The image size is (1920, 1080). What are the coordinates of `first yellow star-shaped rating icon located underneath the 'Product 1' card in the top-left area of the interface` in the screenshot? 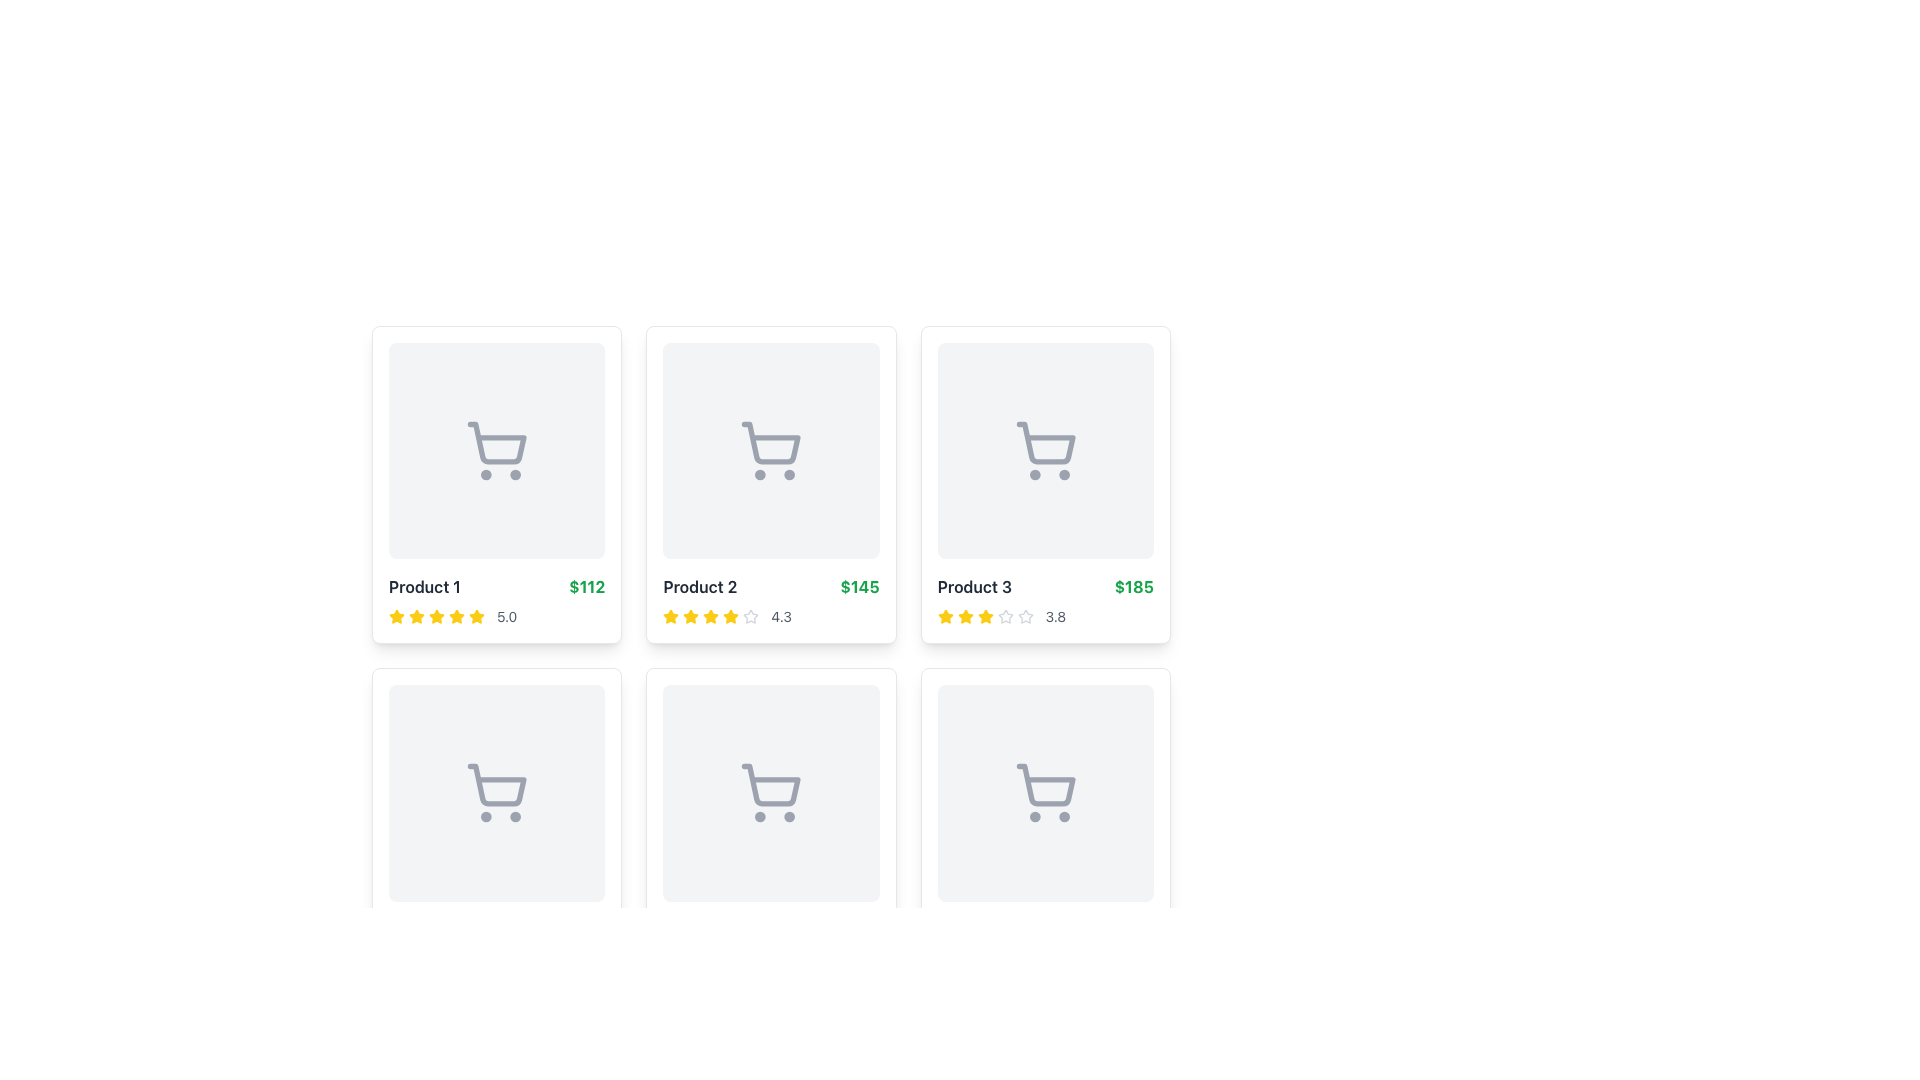 It's located at (475, 616).